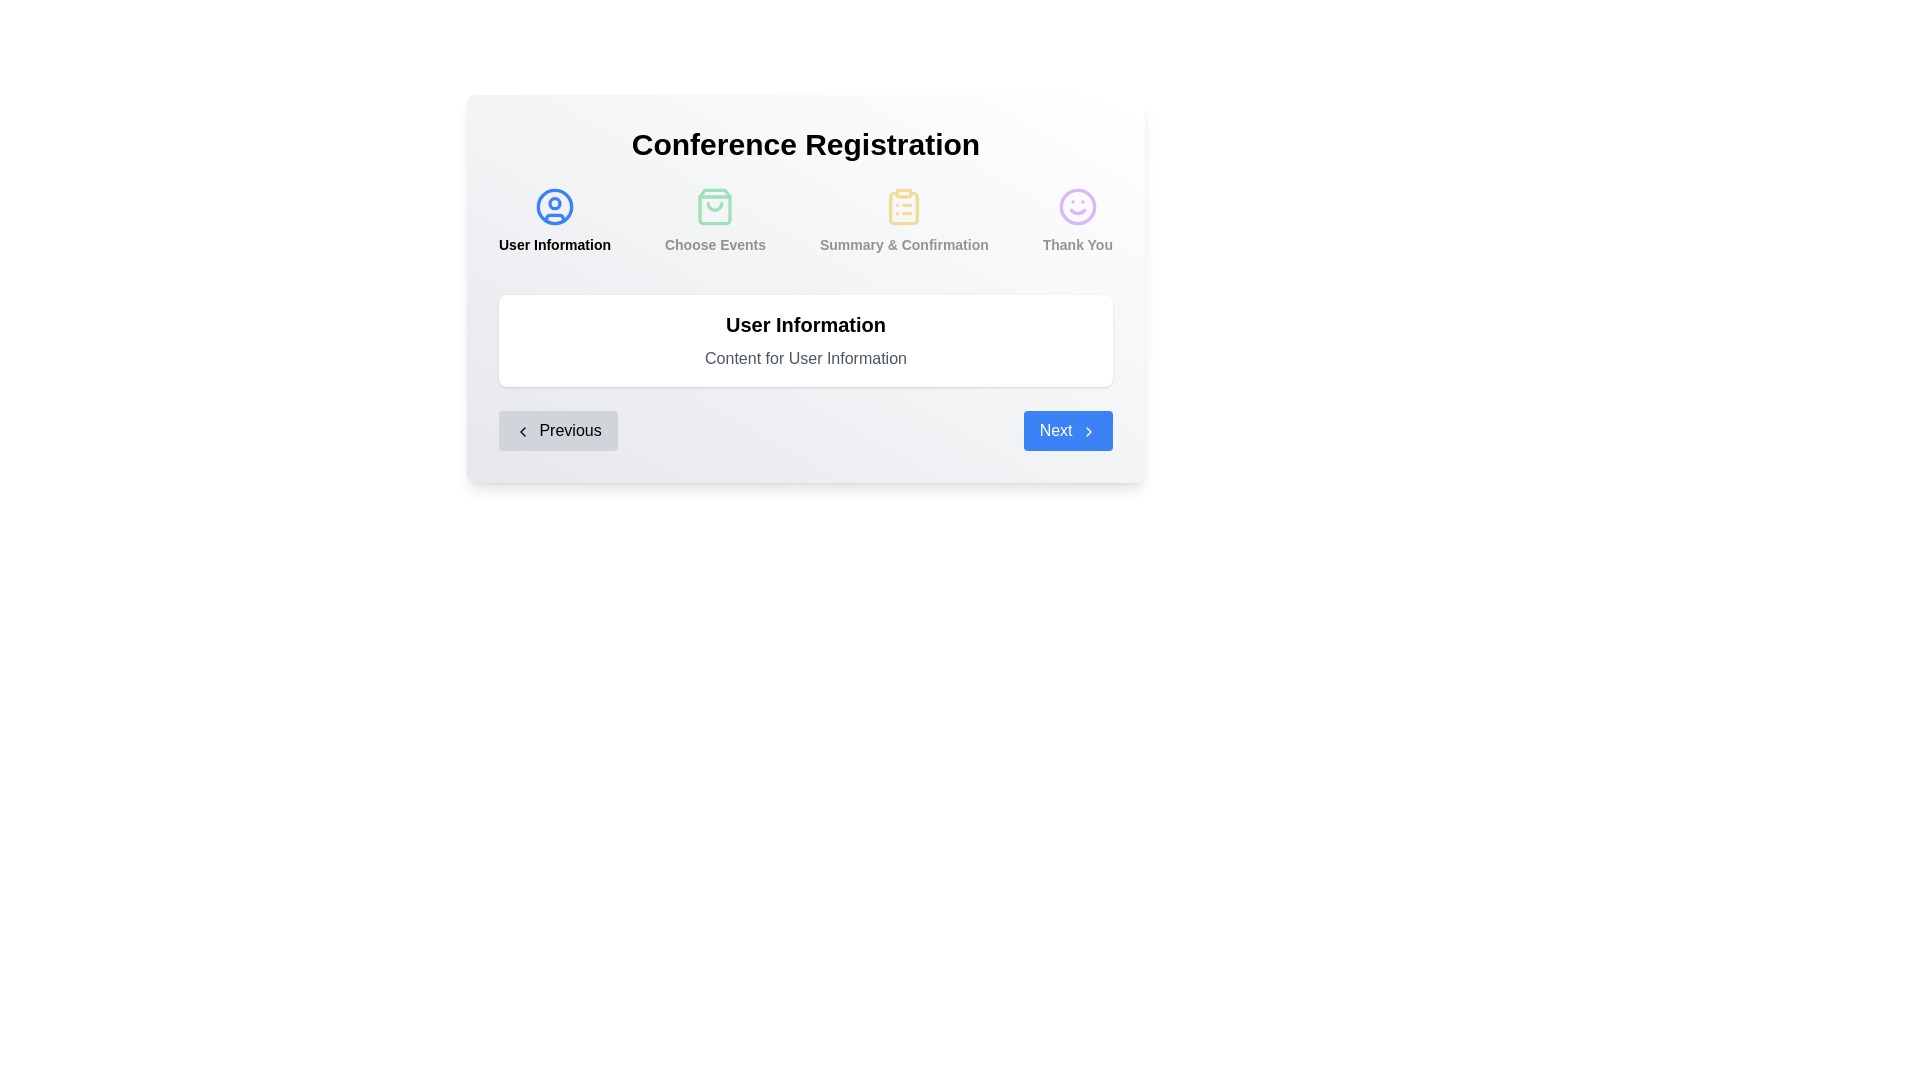 Image resolution: width=1920 pixels, height=1080 pixels. What do you see at coordinates (1088, 430) in the screenshot?
I see `the 'Next' button which contains a right-facing chevron icon and is styled as an outline in blue` at bounding box center [1088, 430].